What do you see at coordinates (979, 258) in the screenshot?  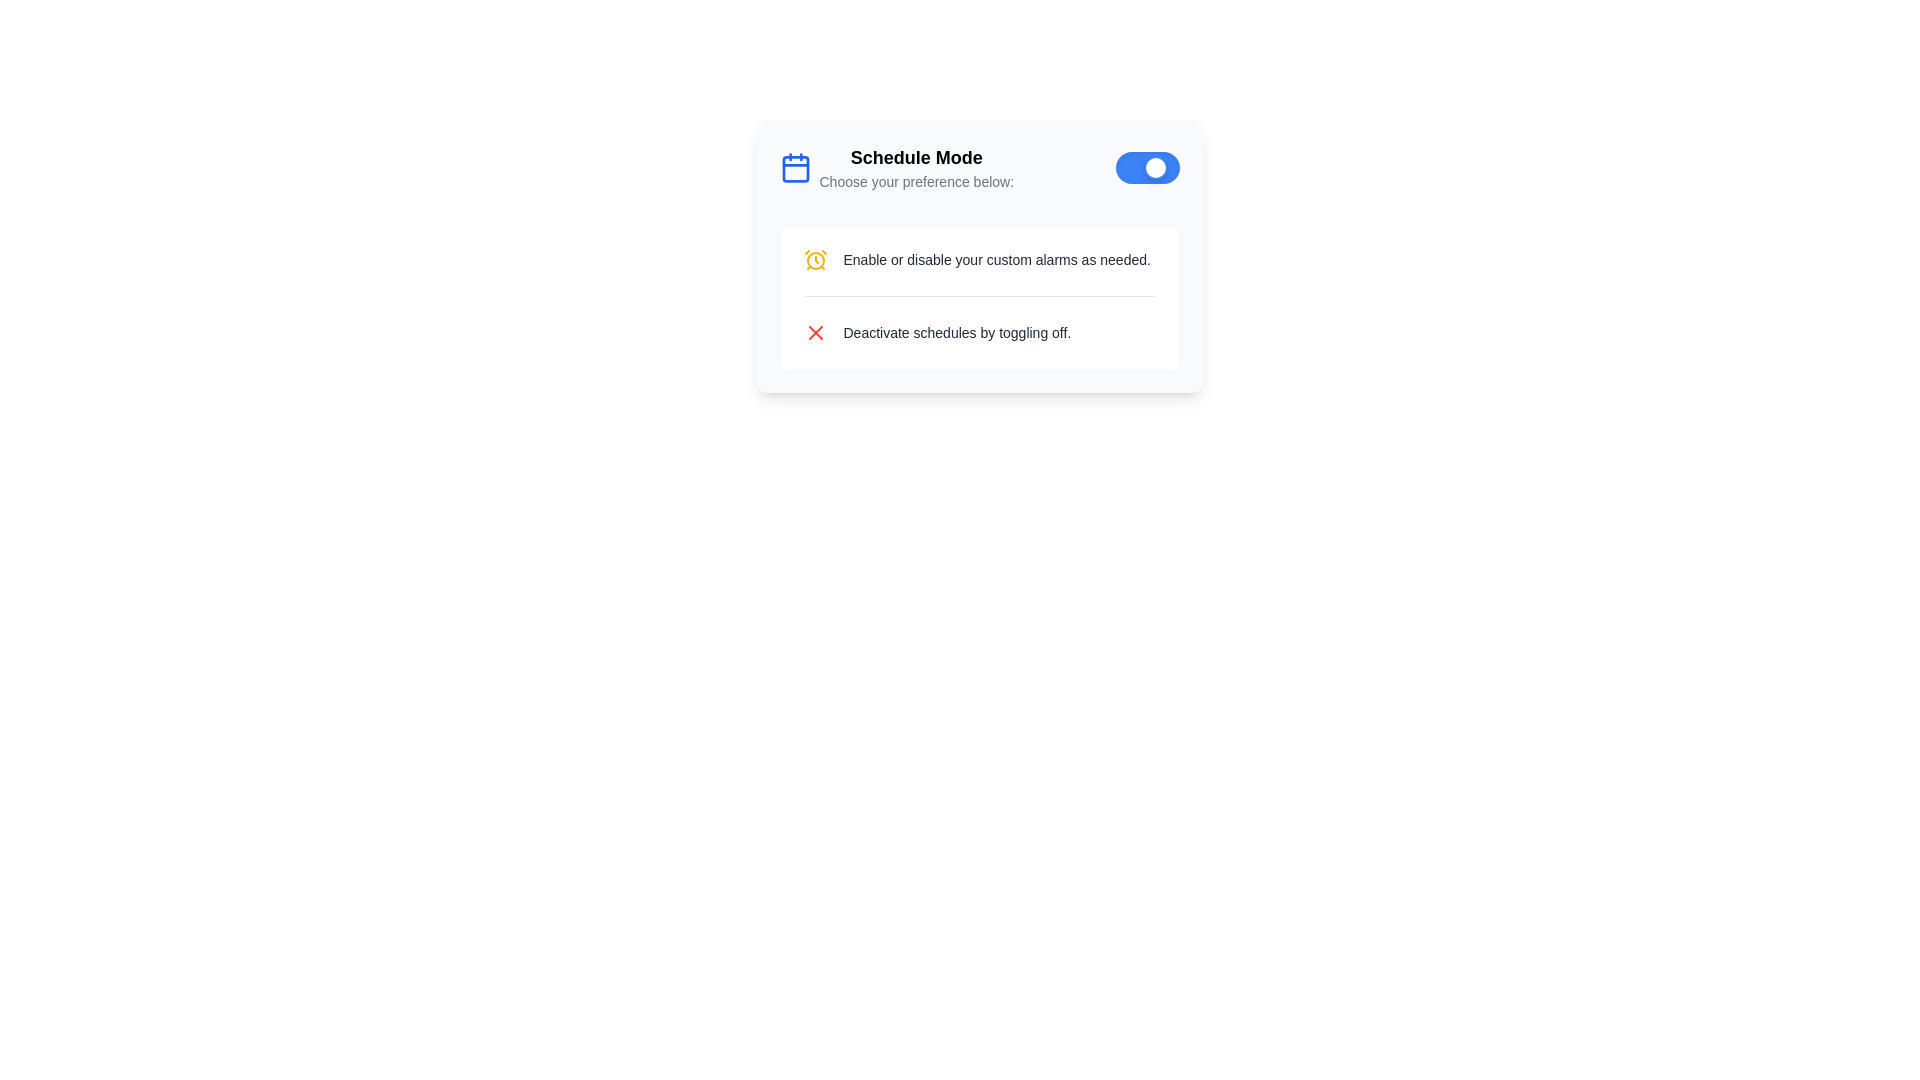 I see `the informational guide text with icon that instructs the user about enabling or disabling alarms, located above the text 'Deactivate schedules by toggling off' and below the heading 'Schedule Mode'` at bounding box center [979, 258].